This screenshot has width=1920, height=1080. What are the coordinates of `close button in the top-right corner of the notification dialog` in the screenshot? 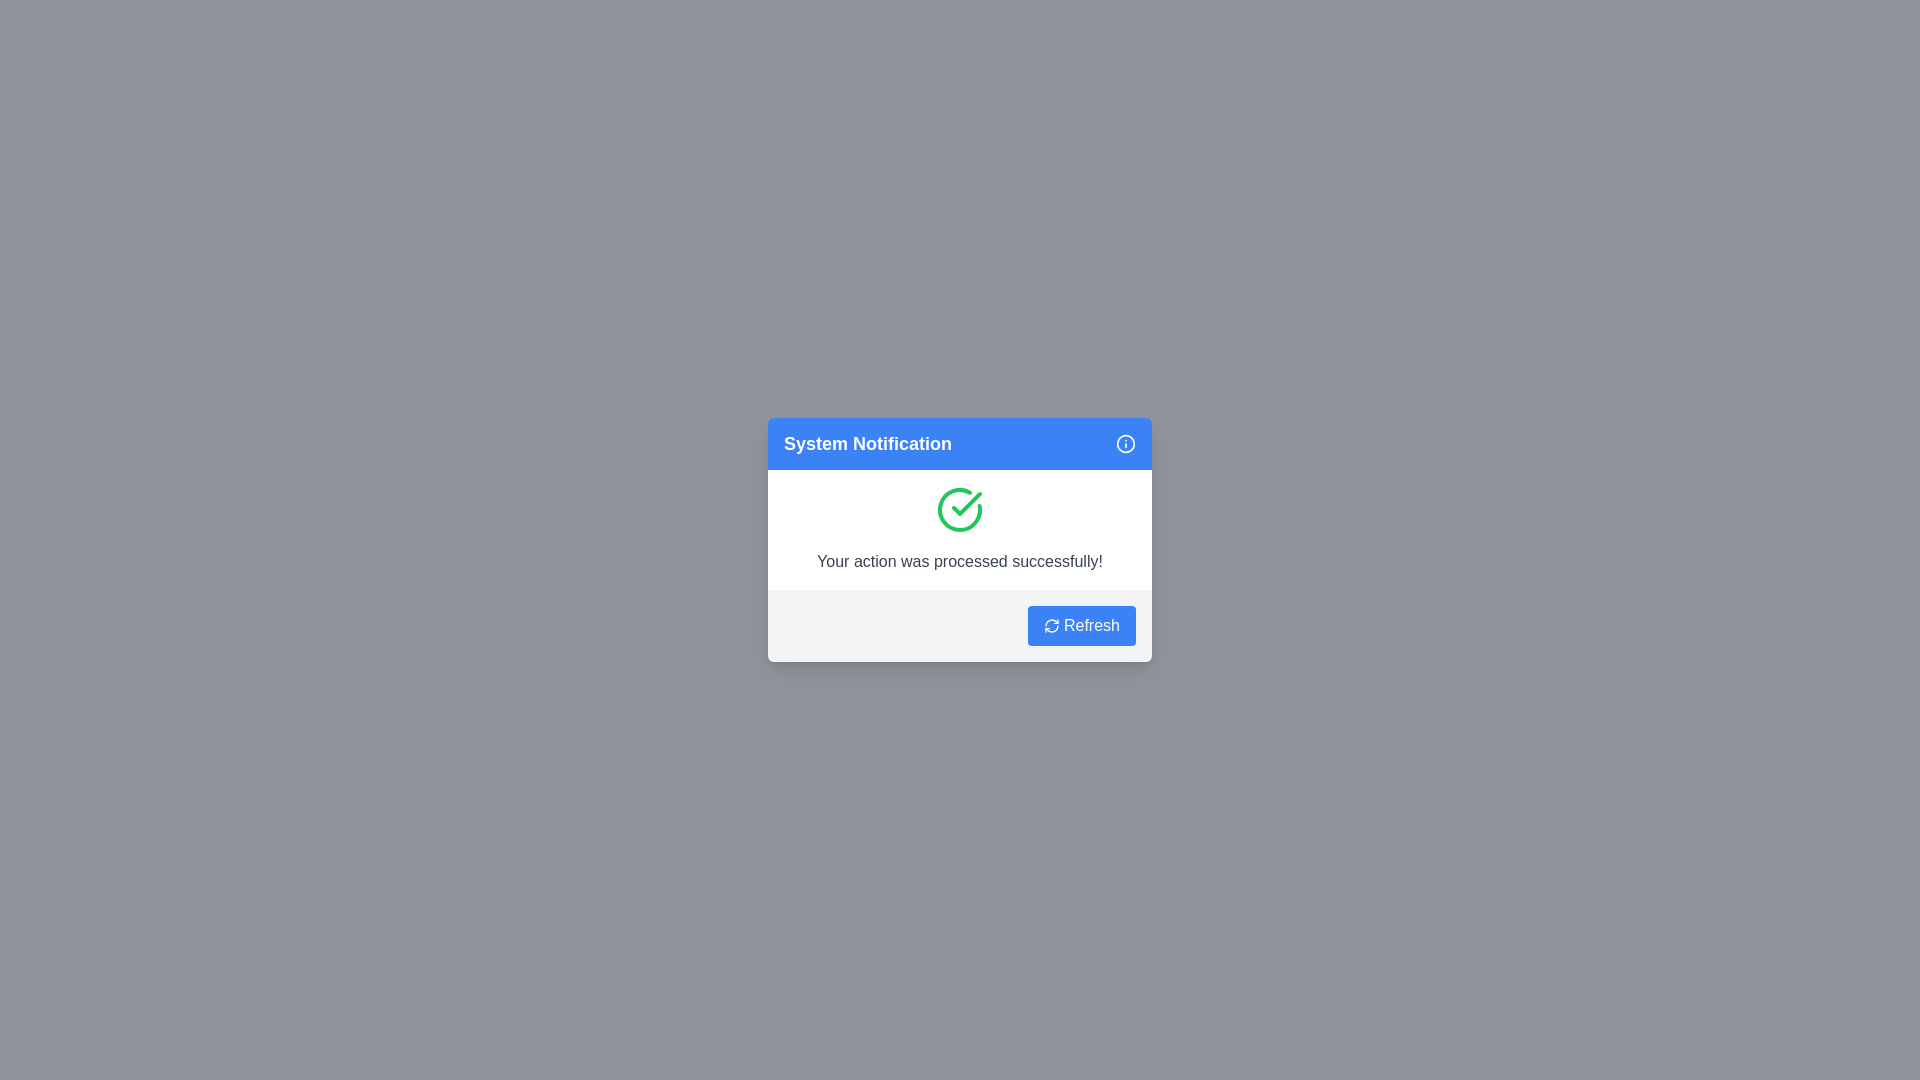 It's located at (1126, 442).